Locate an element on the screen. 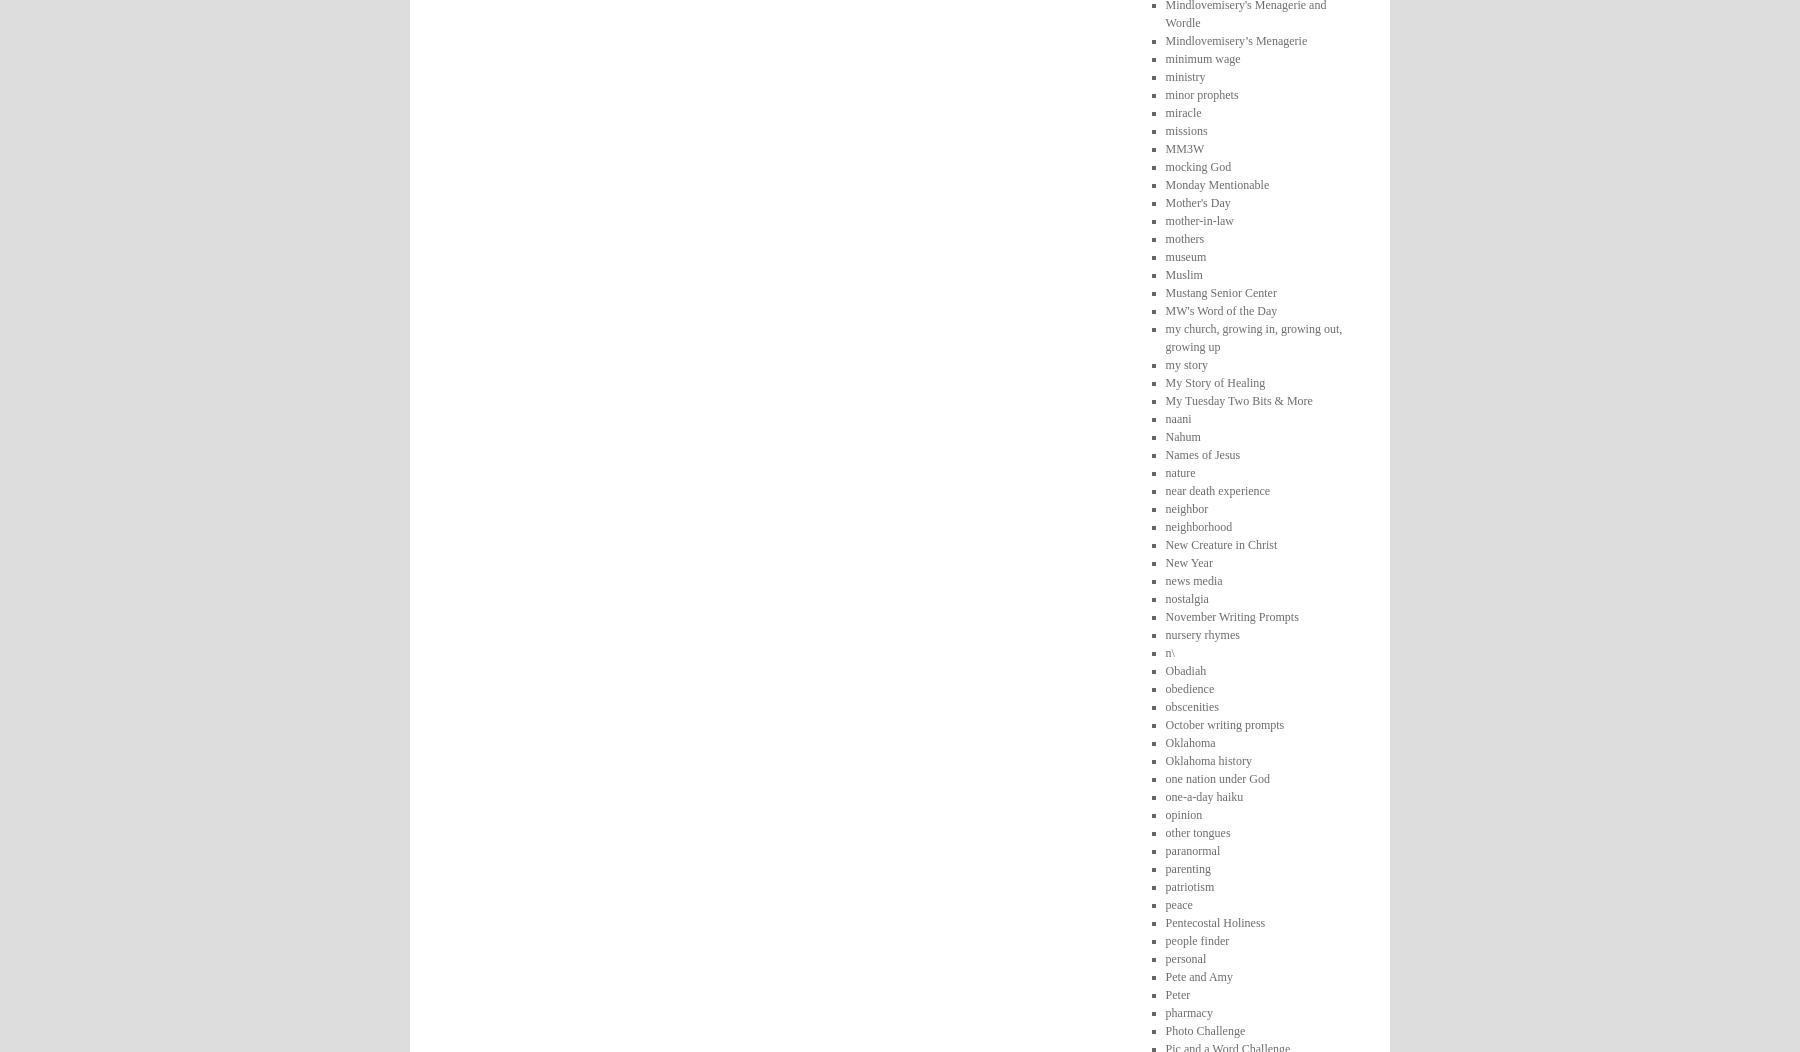 The image size is (1800, 1052). 'minimum wage' is located at coordinates (1201, 56).